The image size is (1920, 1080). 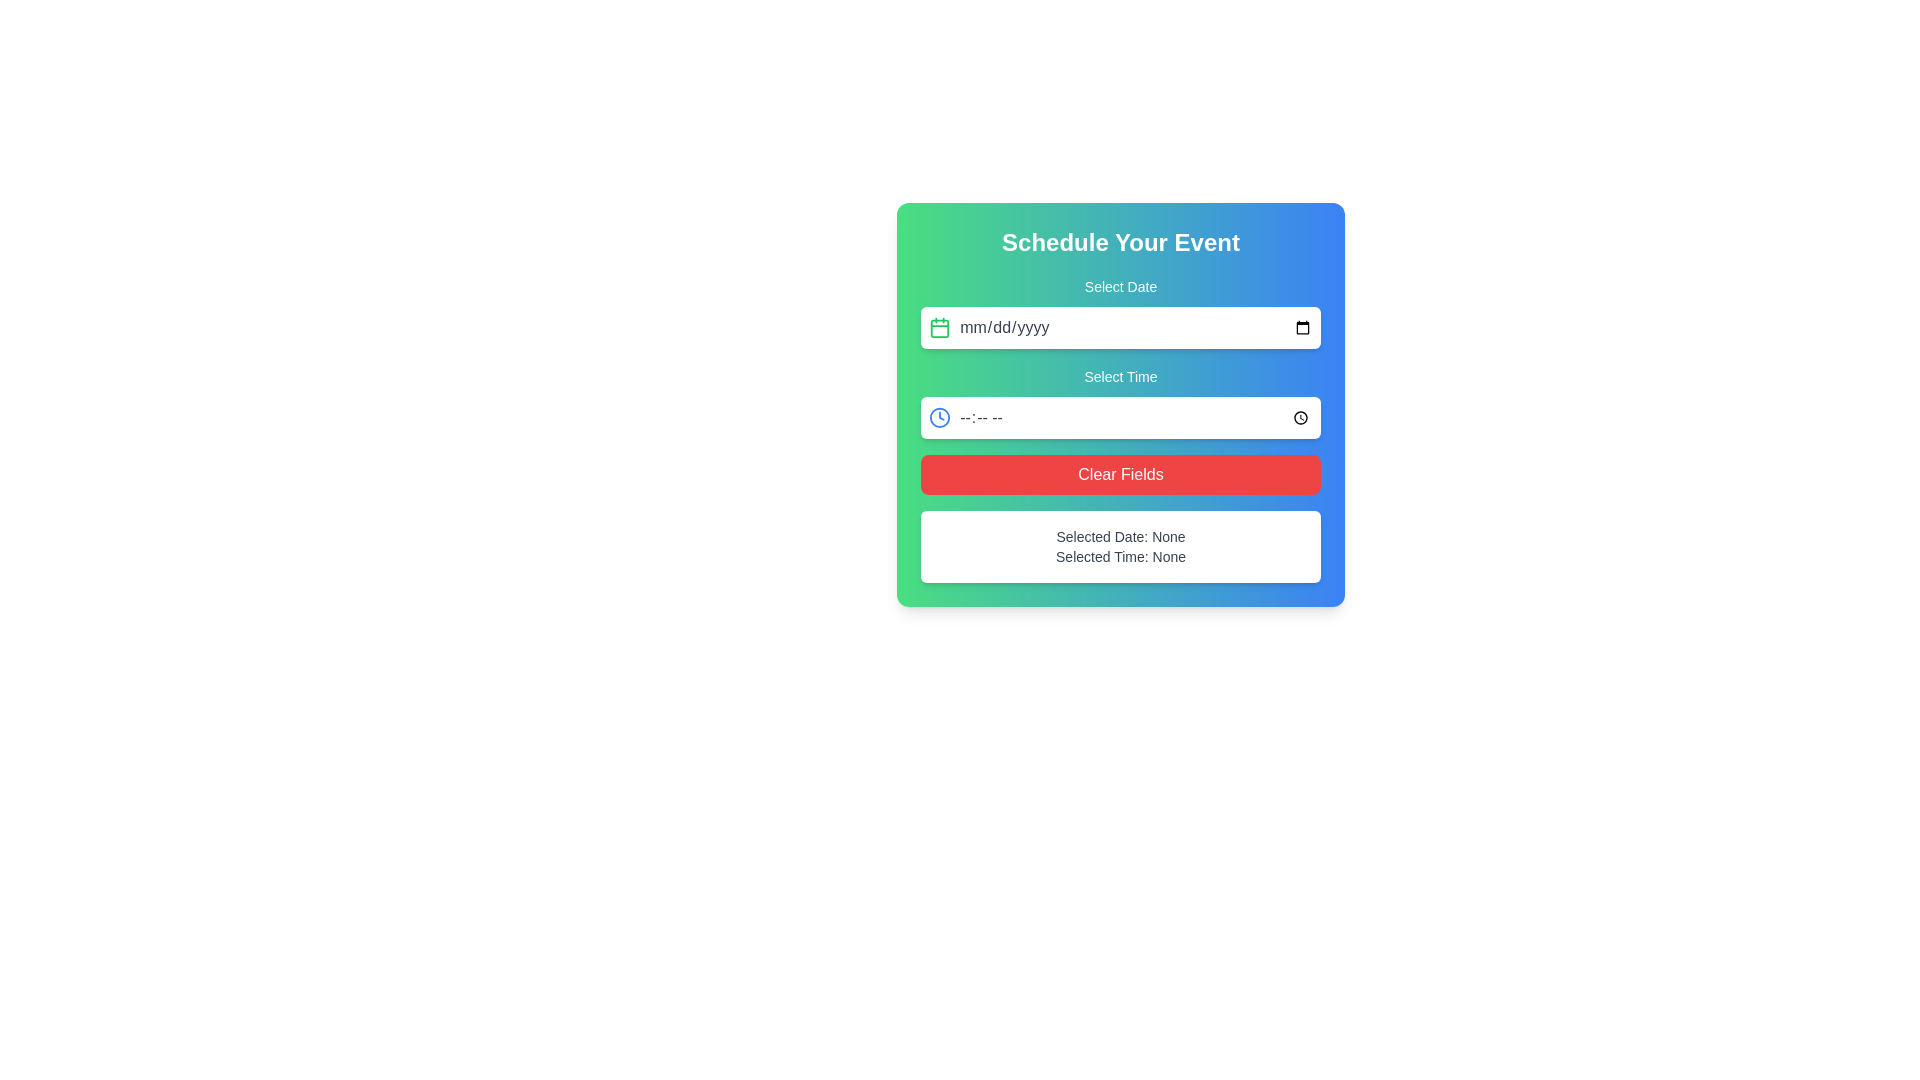 What do you see at coordinates (1136, 326) in the screenshot?
I see `the Date input field` at bounding box center [1136, 326].